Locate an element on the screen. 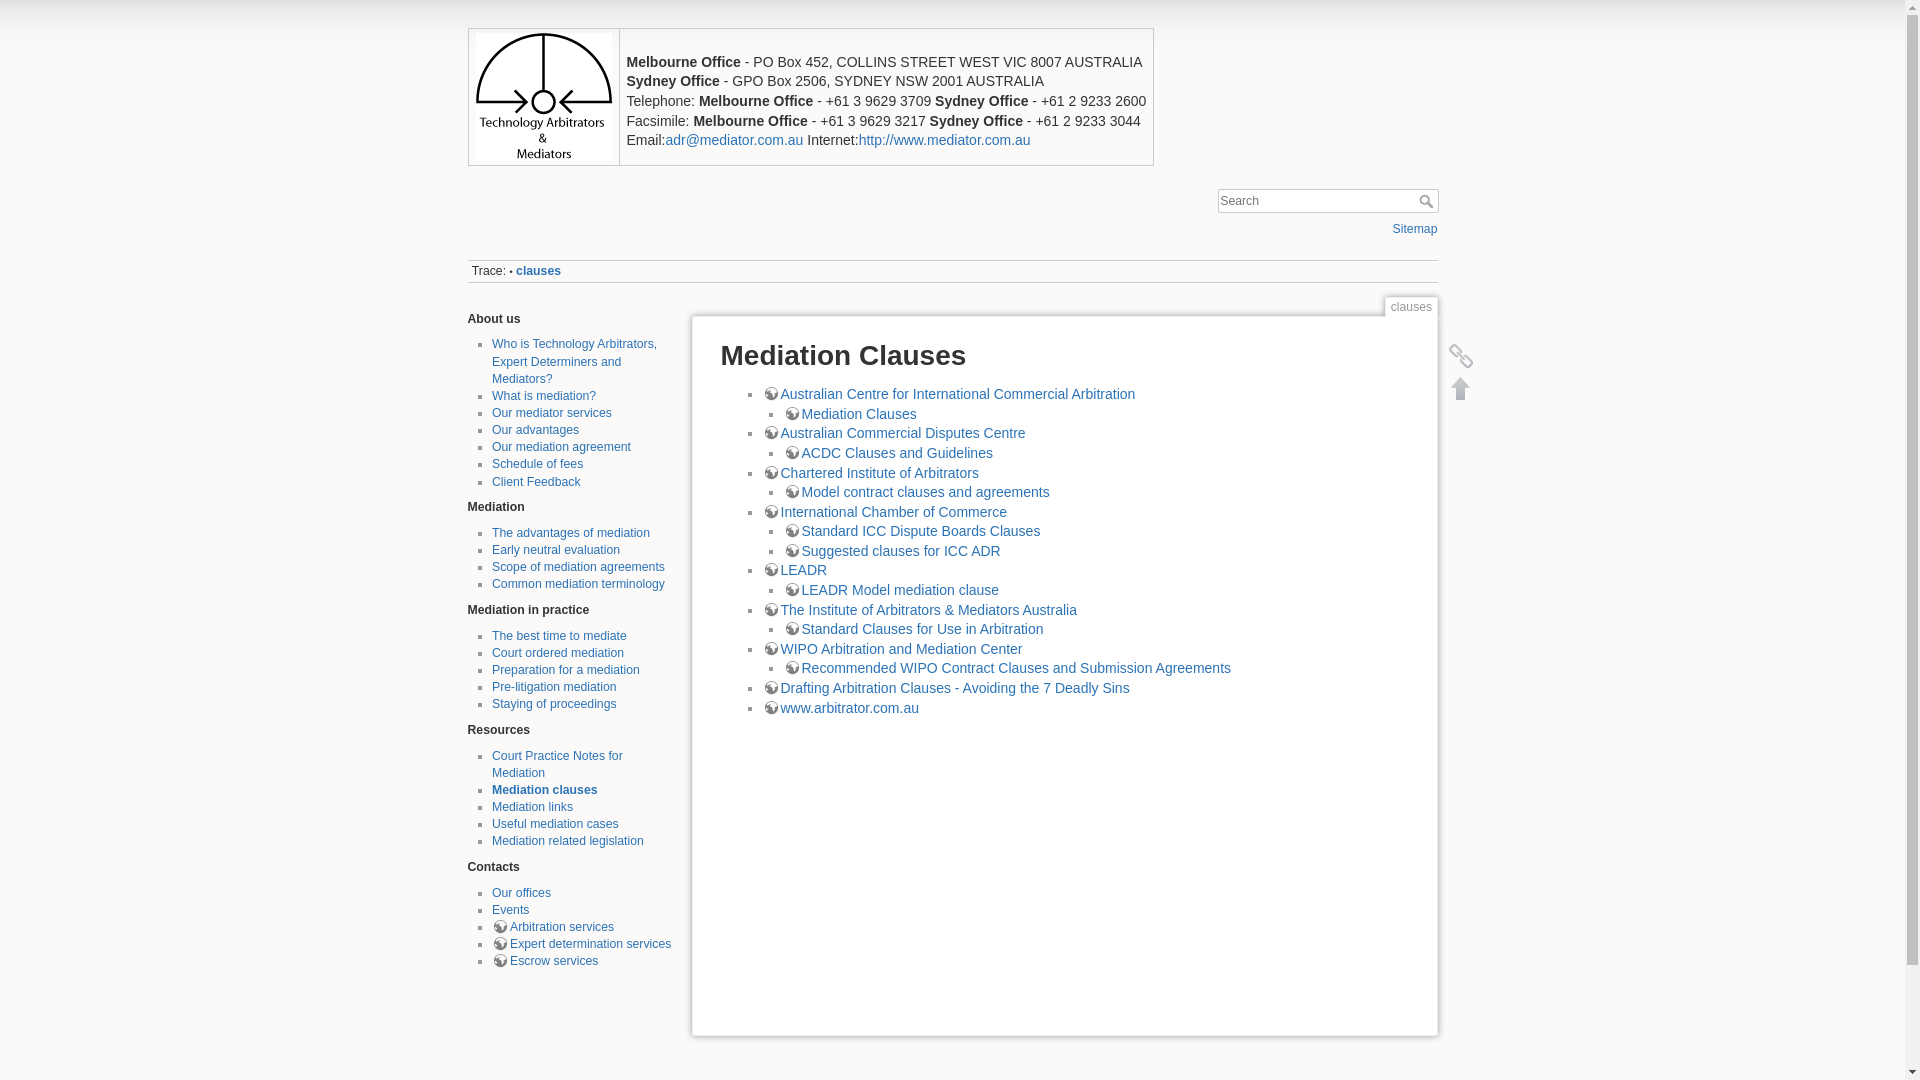 The image size is (1920, 1080). 'Arbitration services' is located at coordinates (552, 926).